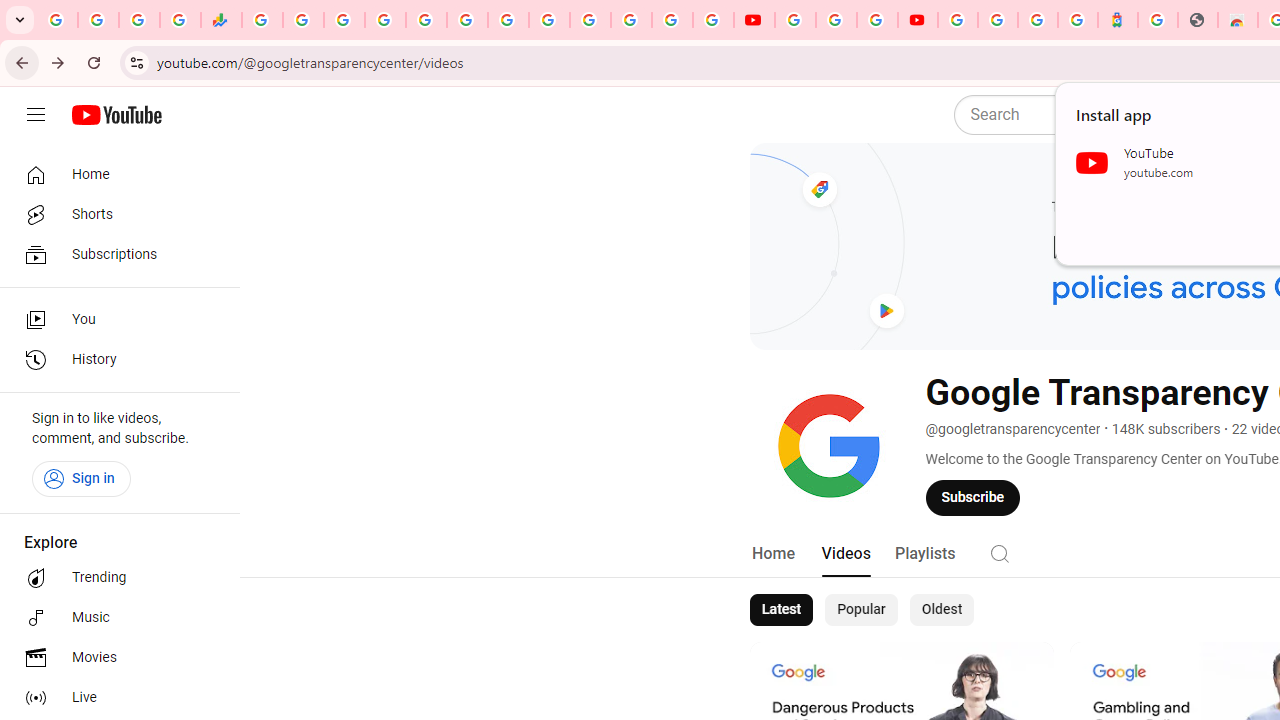 This screenshot has height=720, width=1280. I want to click on 'Videos', so click(845, 553).